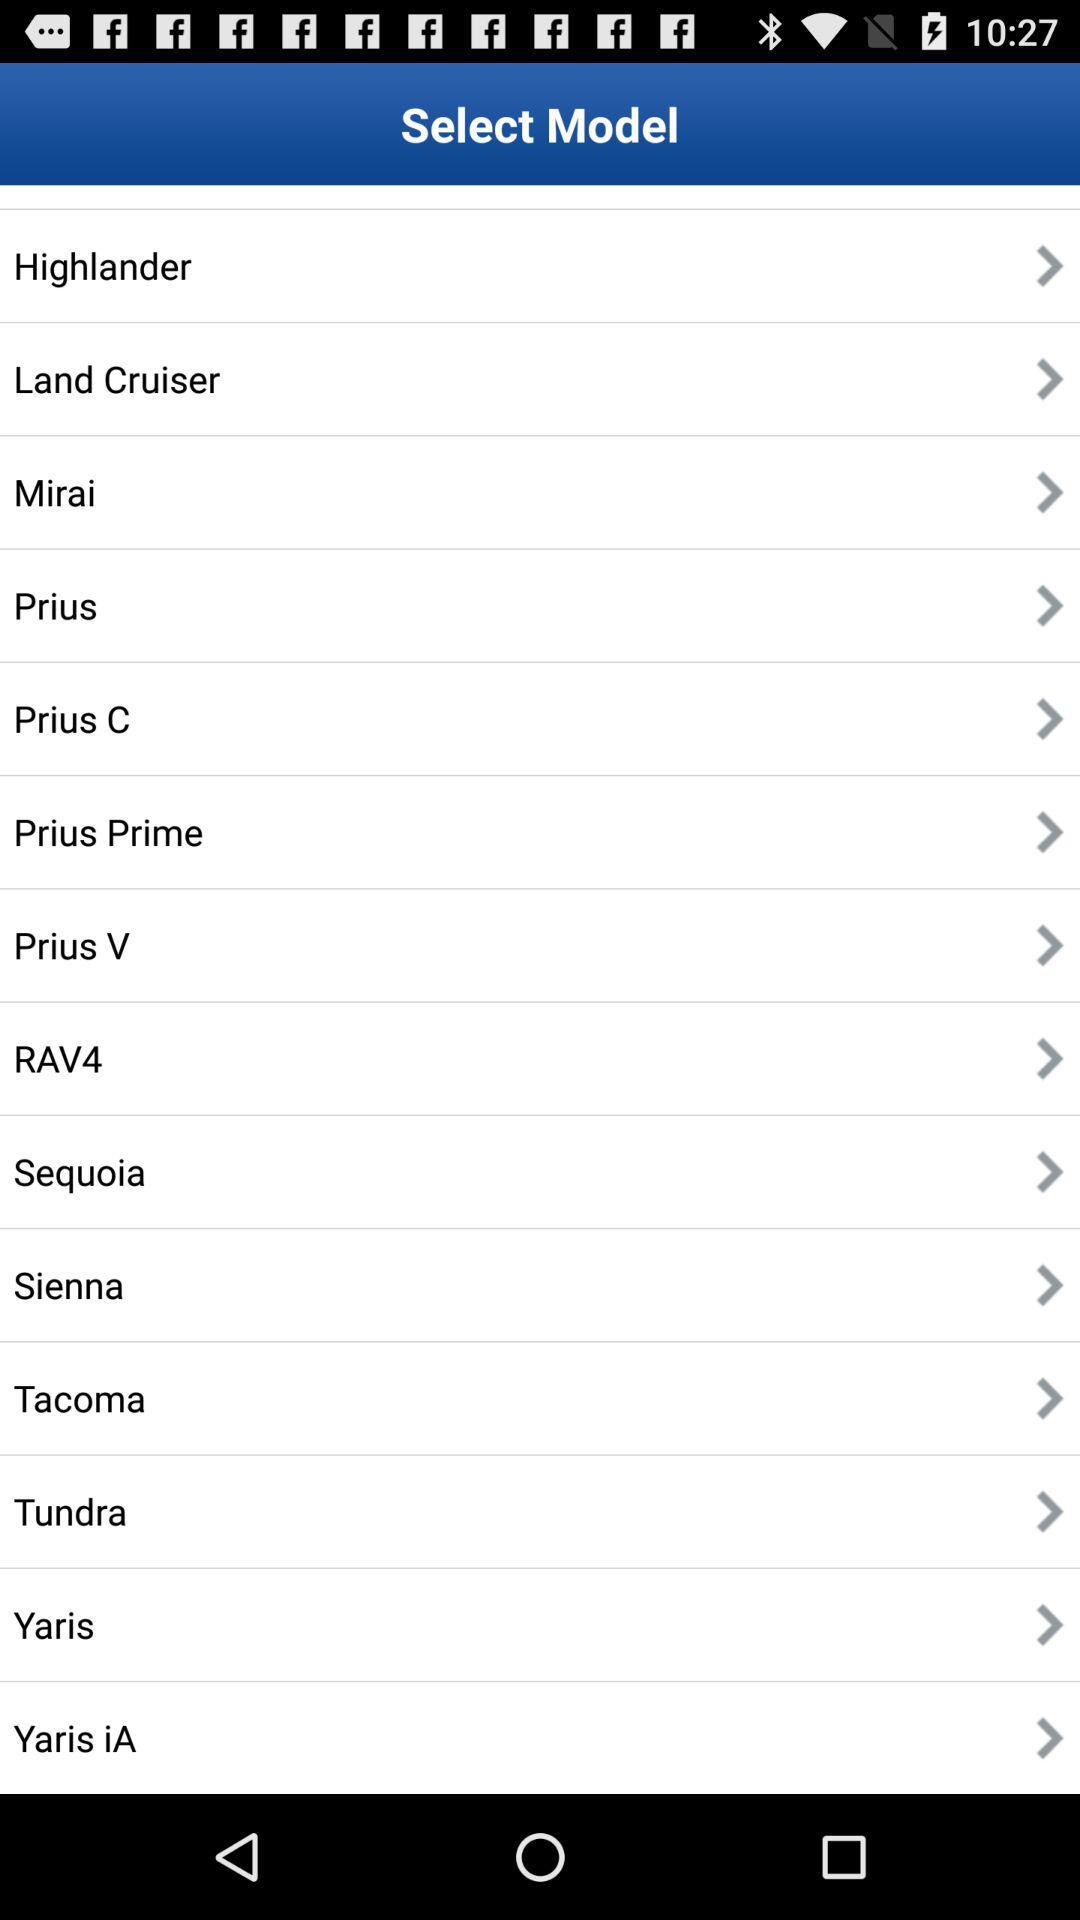 This screenshot has width=1080, height=1920. I want to click on the highlander app, so click(102, 264).